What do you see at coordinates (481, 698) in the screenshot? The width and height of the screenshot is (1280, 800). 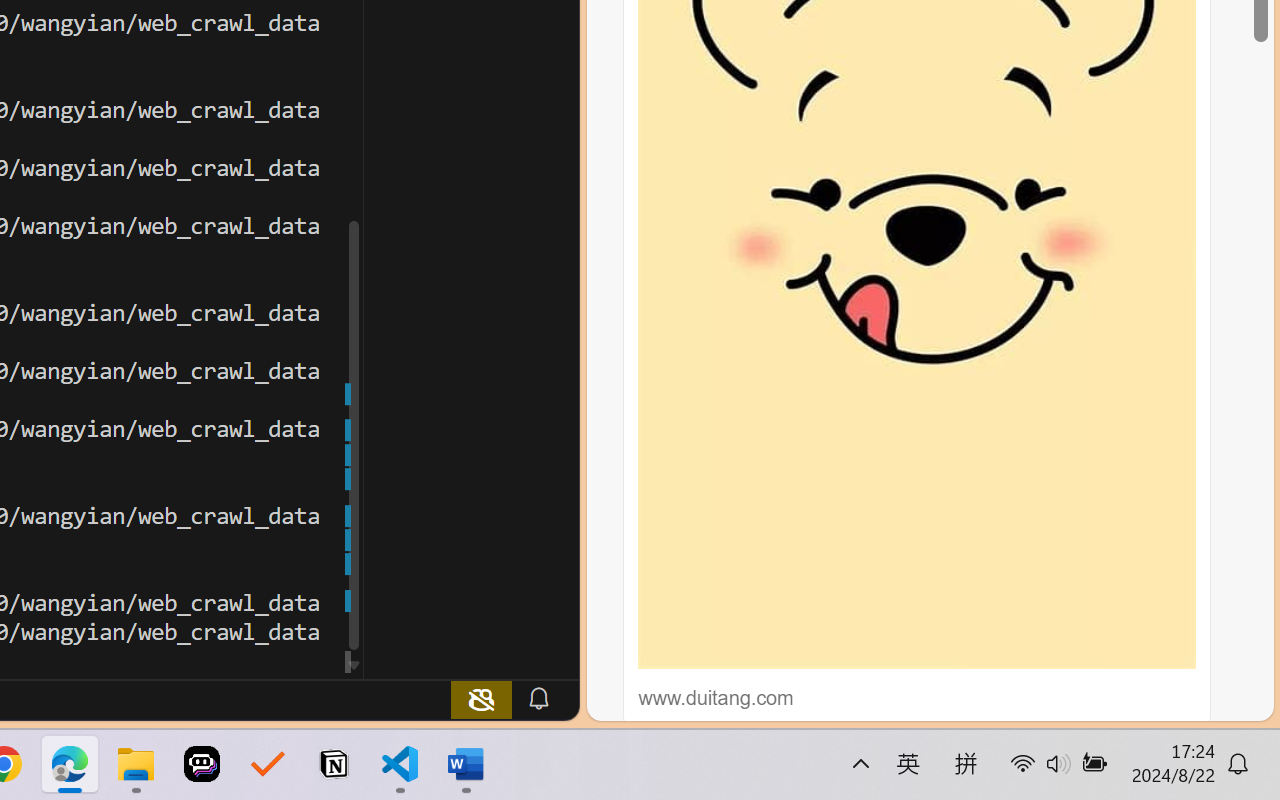 I see `'copilot-notconnected, Copilot error (click for details)'` at bounding box center [481, 698].